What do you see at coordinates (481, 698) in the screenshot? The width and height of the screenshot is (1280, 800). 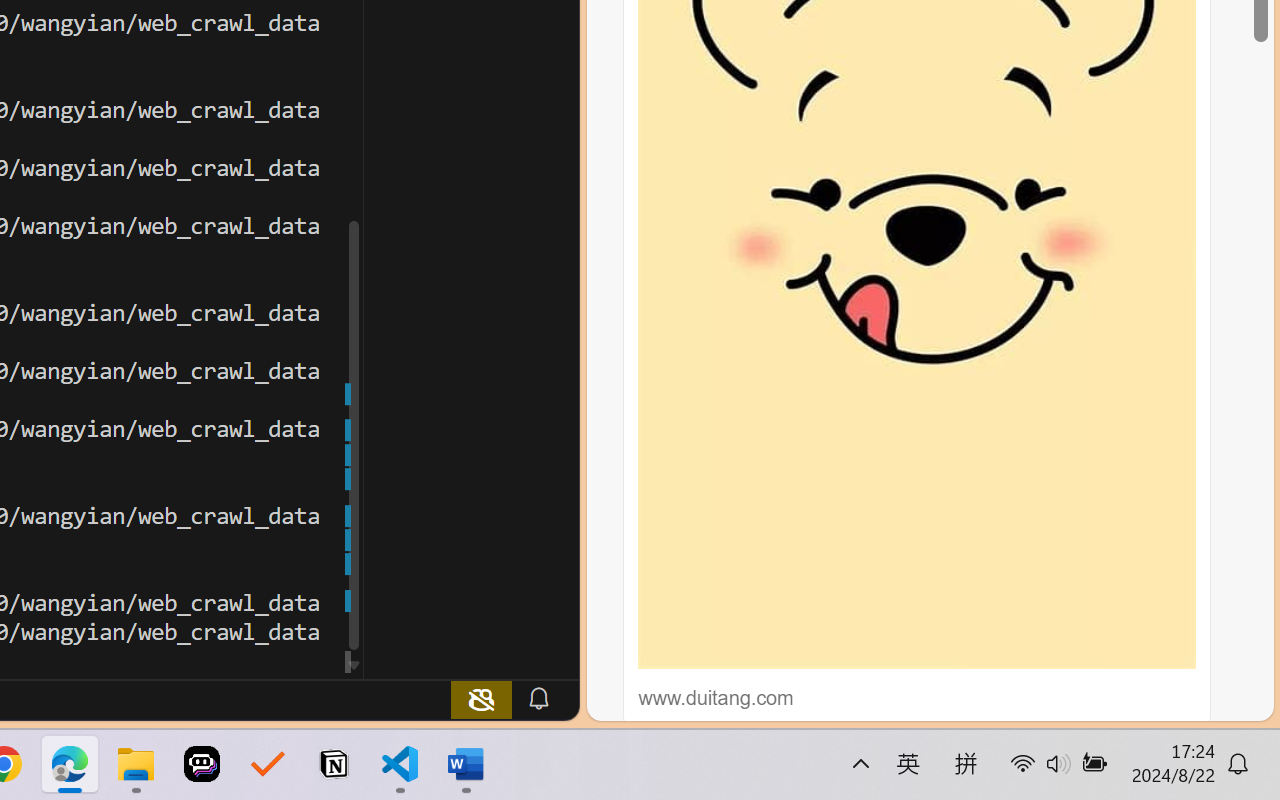 I see `'copilot-notconnected, Copilot error (click for details)'` at bounding box center [481, 698].